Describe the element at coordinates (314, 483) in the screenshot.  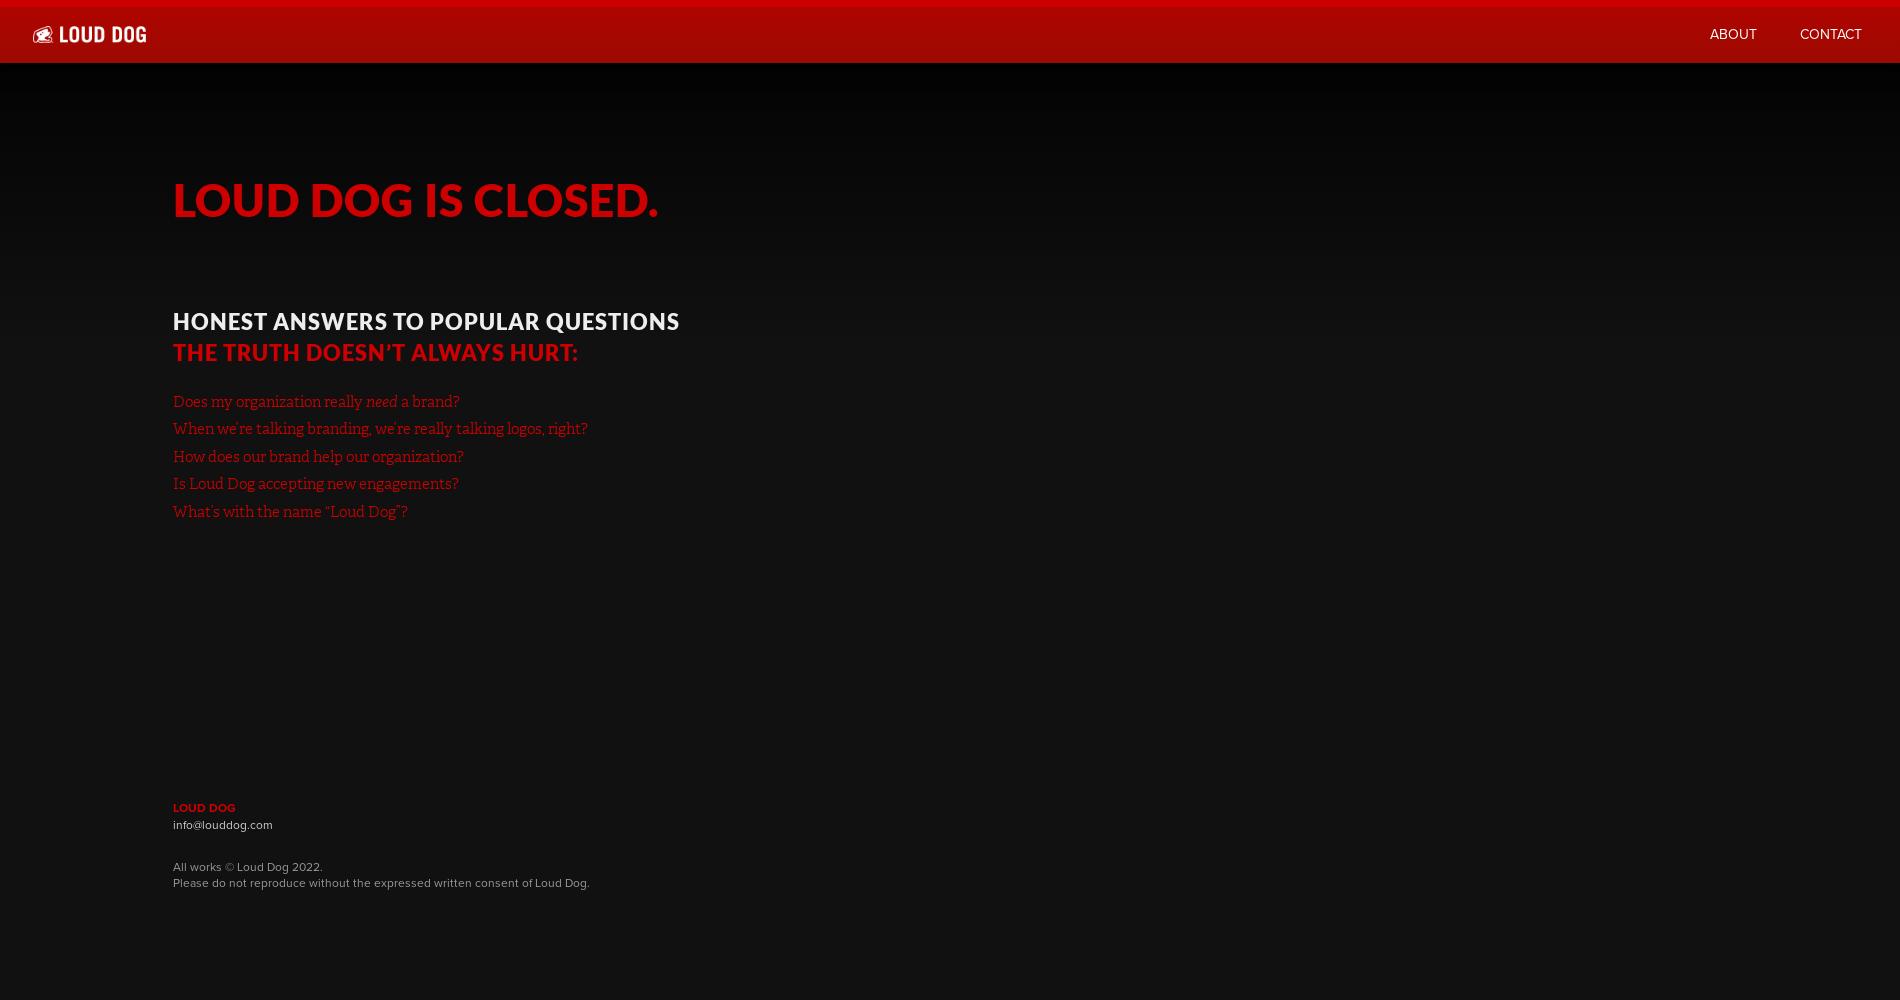
I see `'Is Loud Dog accepting new engagements?'` at that location.